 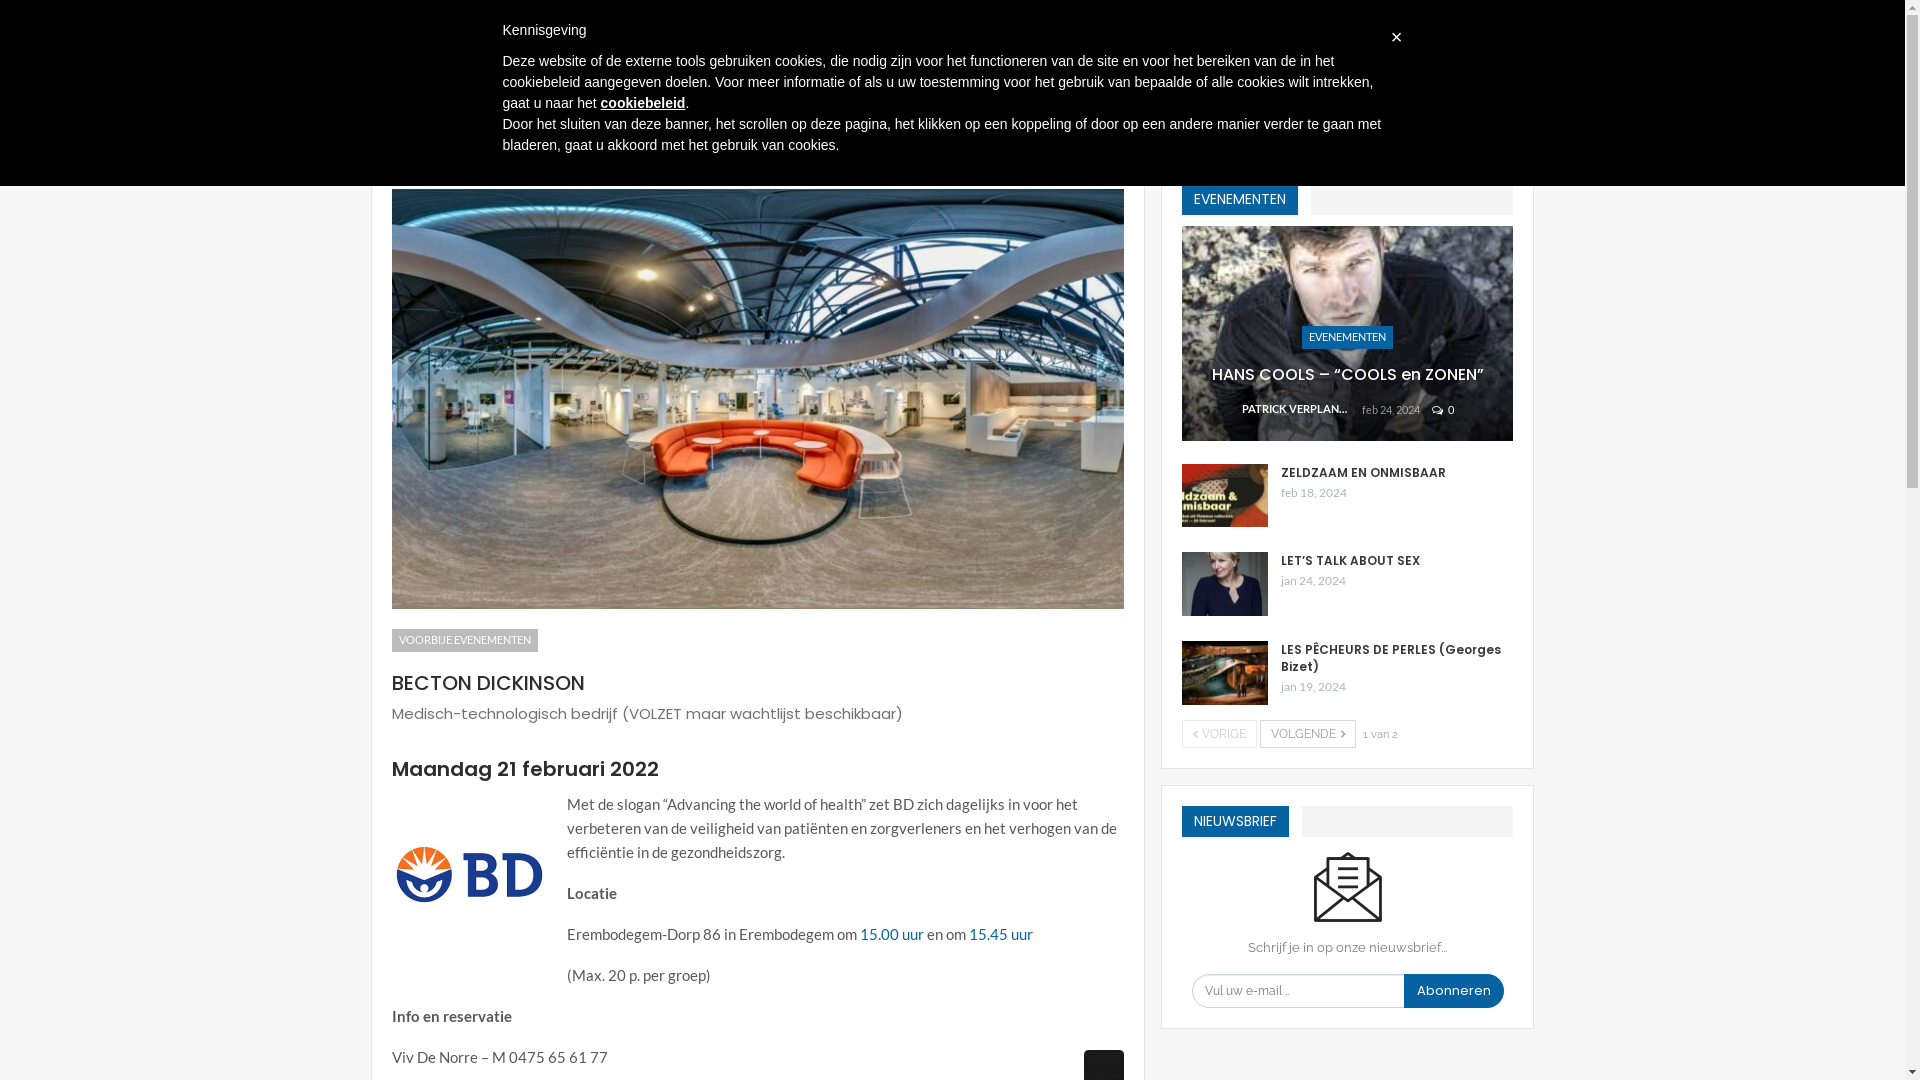 I want to click on '15.00 uur', so click(x=859, y=933).